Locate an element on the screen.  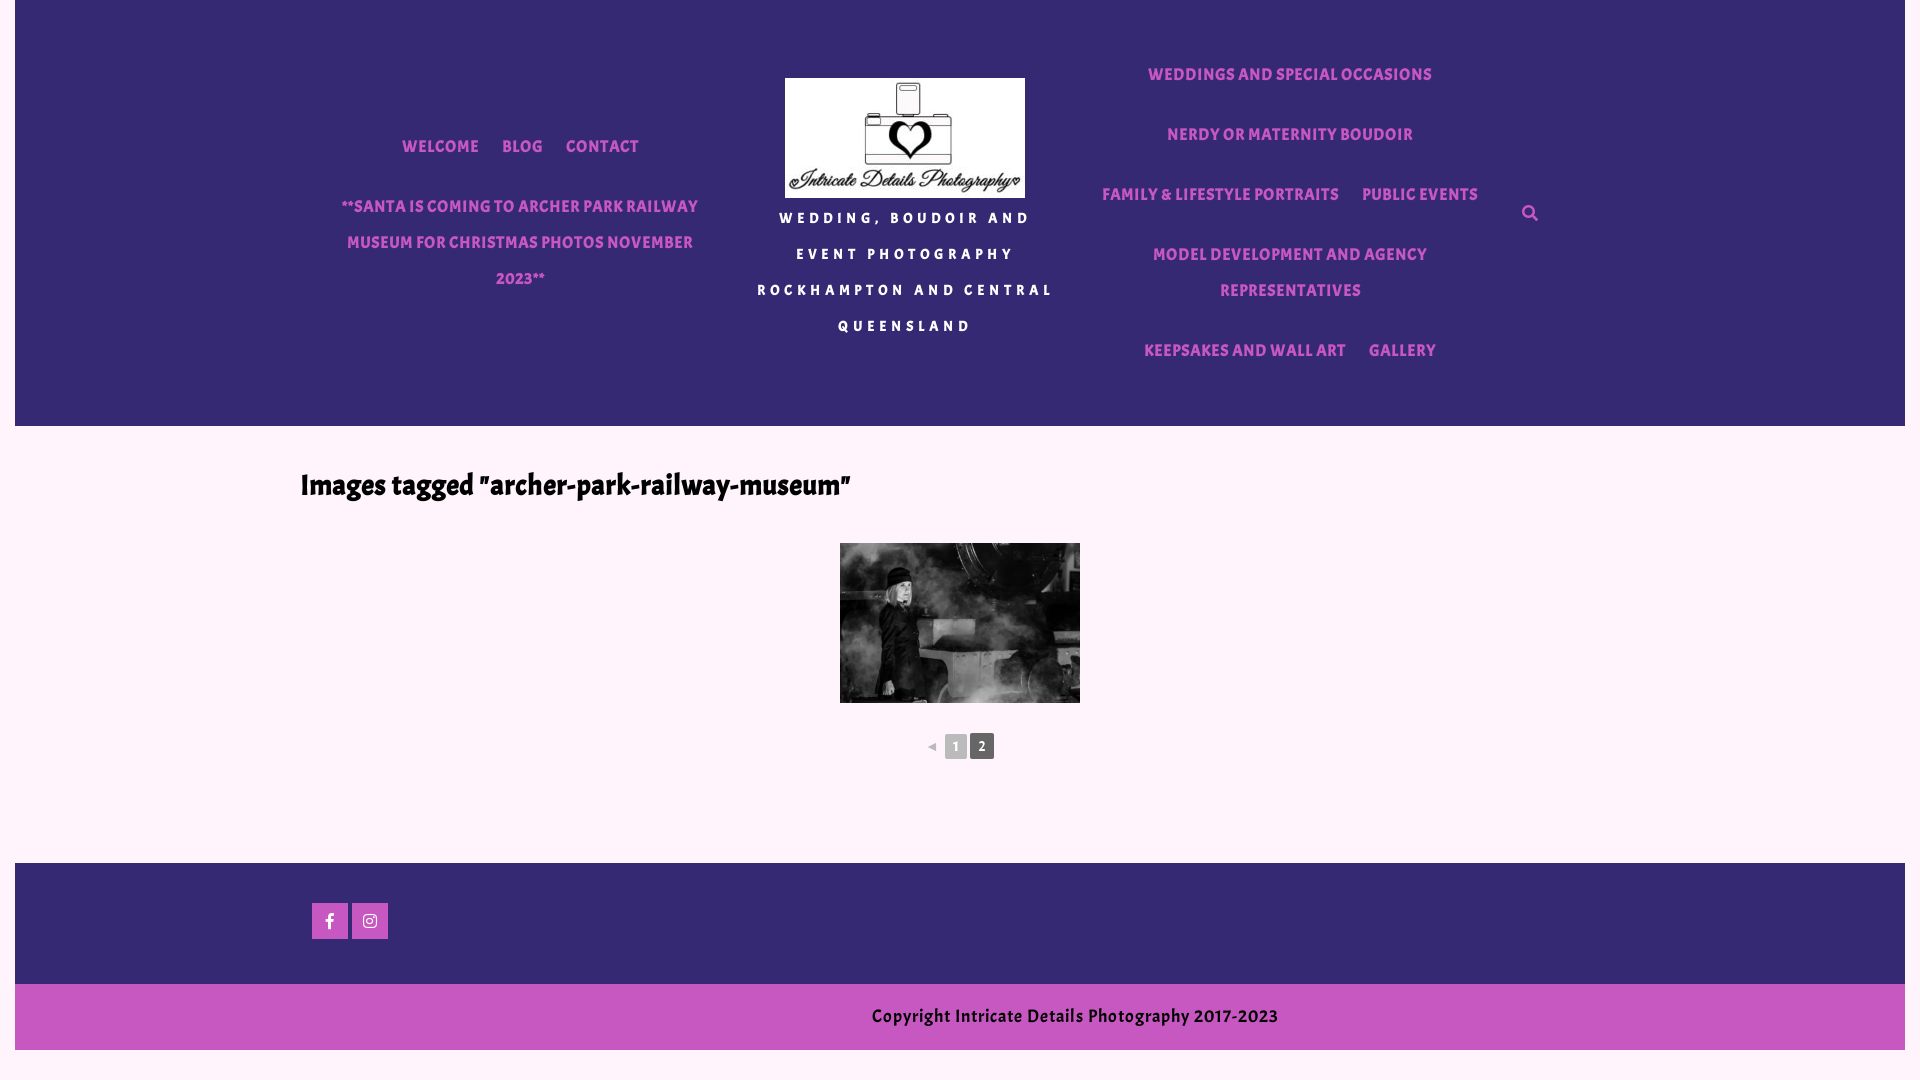
'MODEL DEVELOPMENT AND AGENCY REPRESENTATIVES' is located at coordinates (1290, 273).